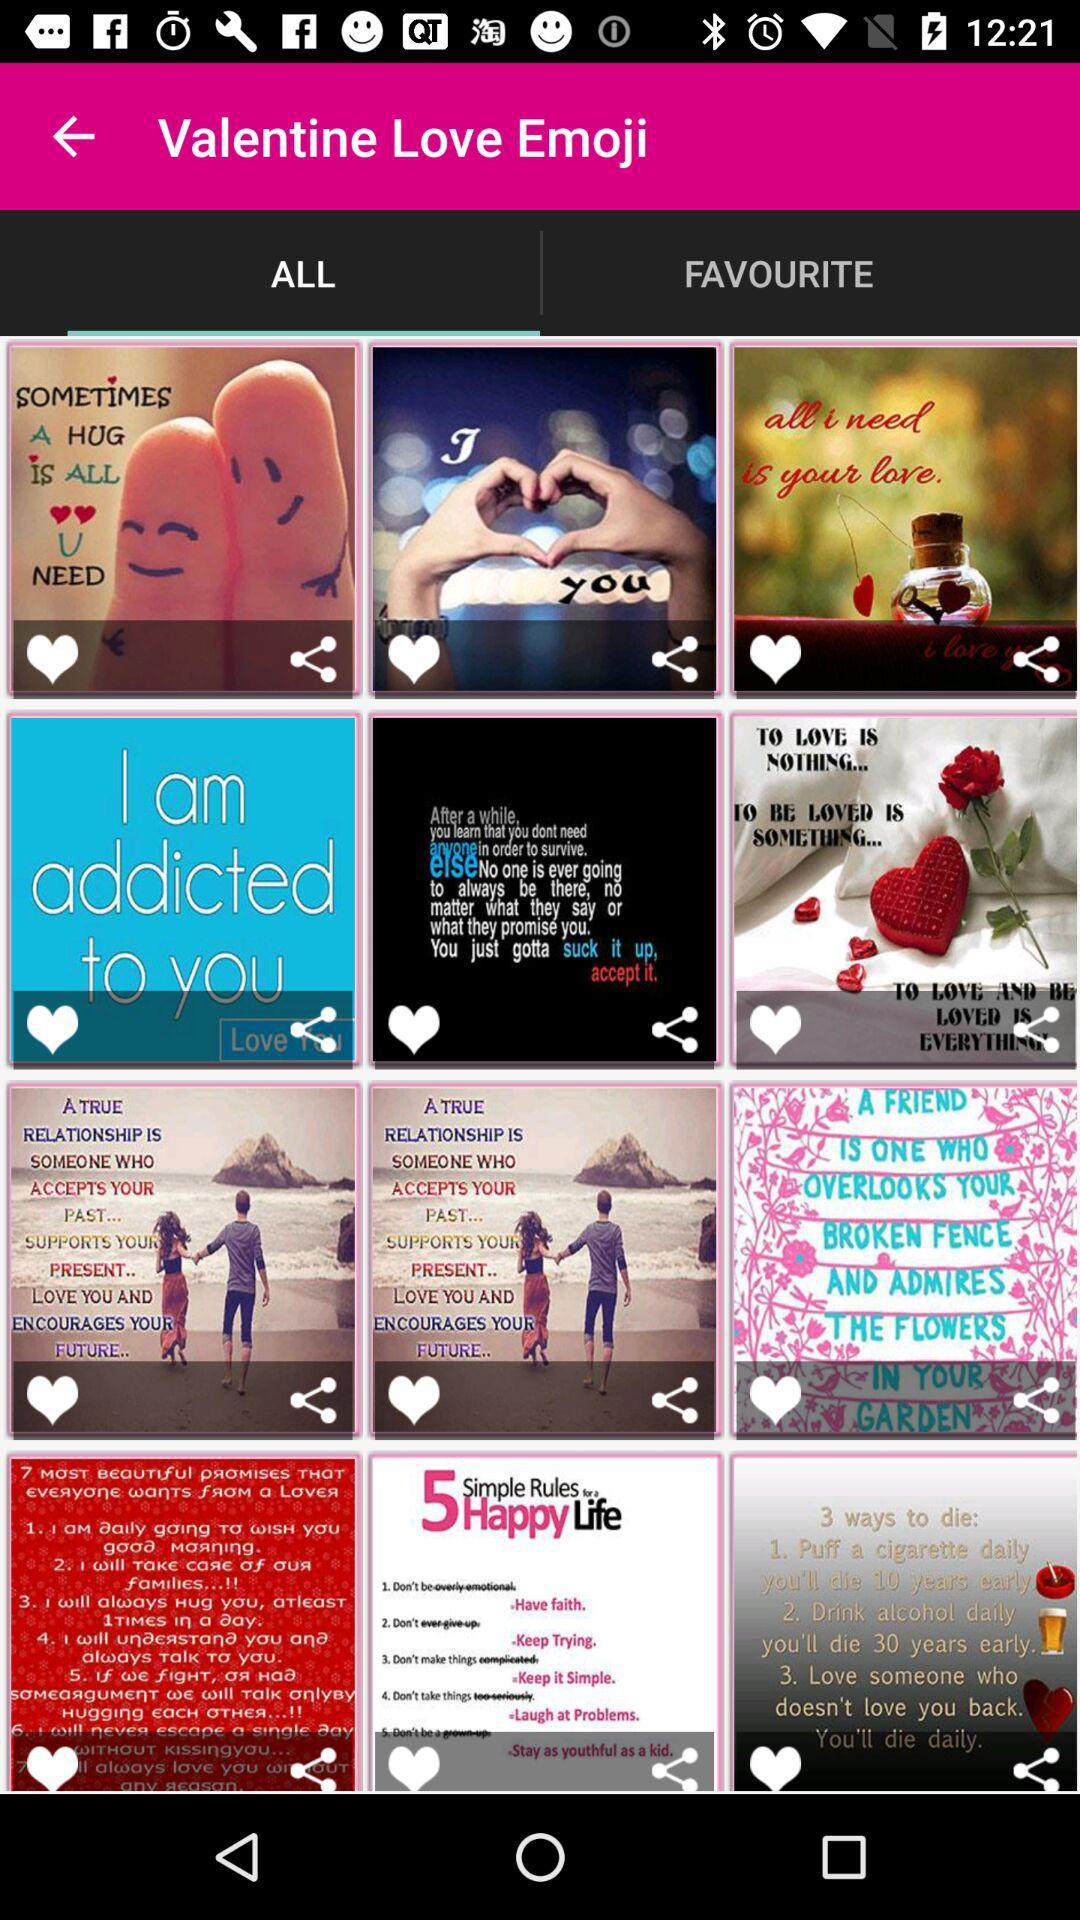  I want to click on share the picture, so click(313, 1029).